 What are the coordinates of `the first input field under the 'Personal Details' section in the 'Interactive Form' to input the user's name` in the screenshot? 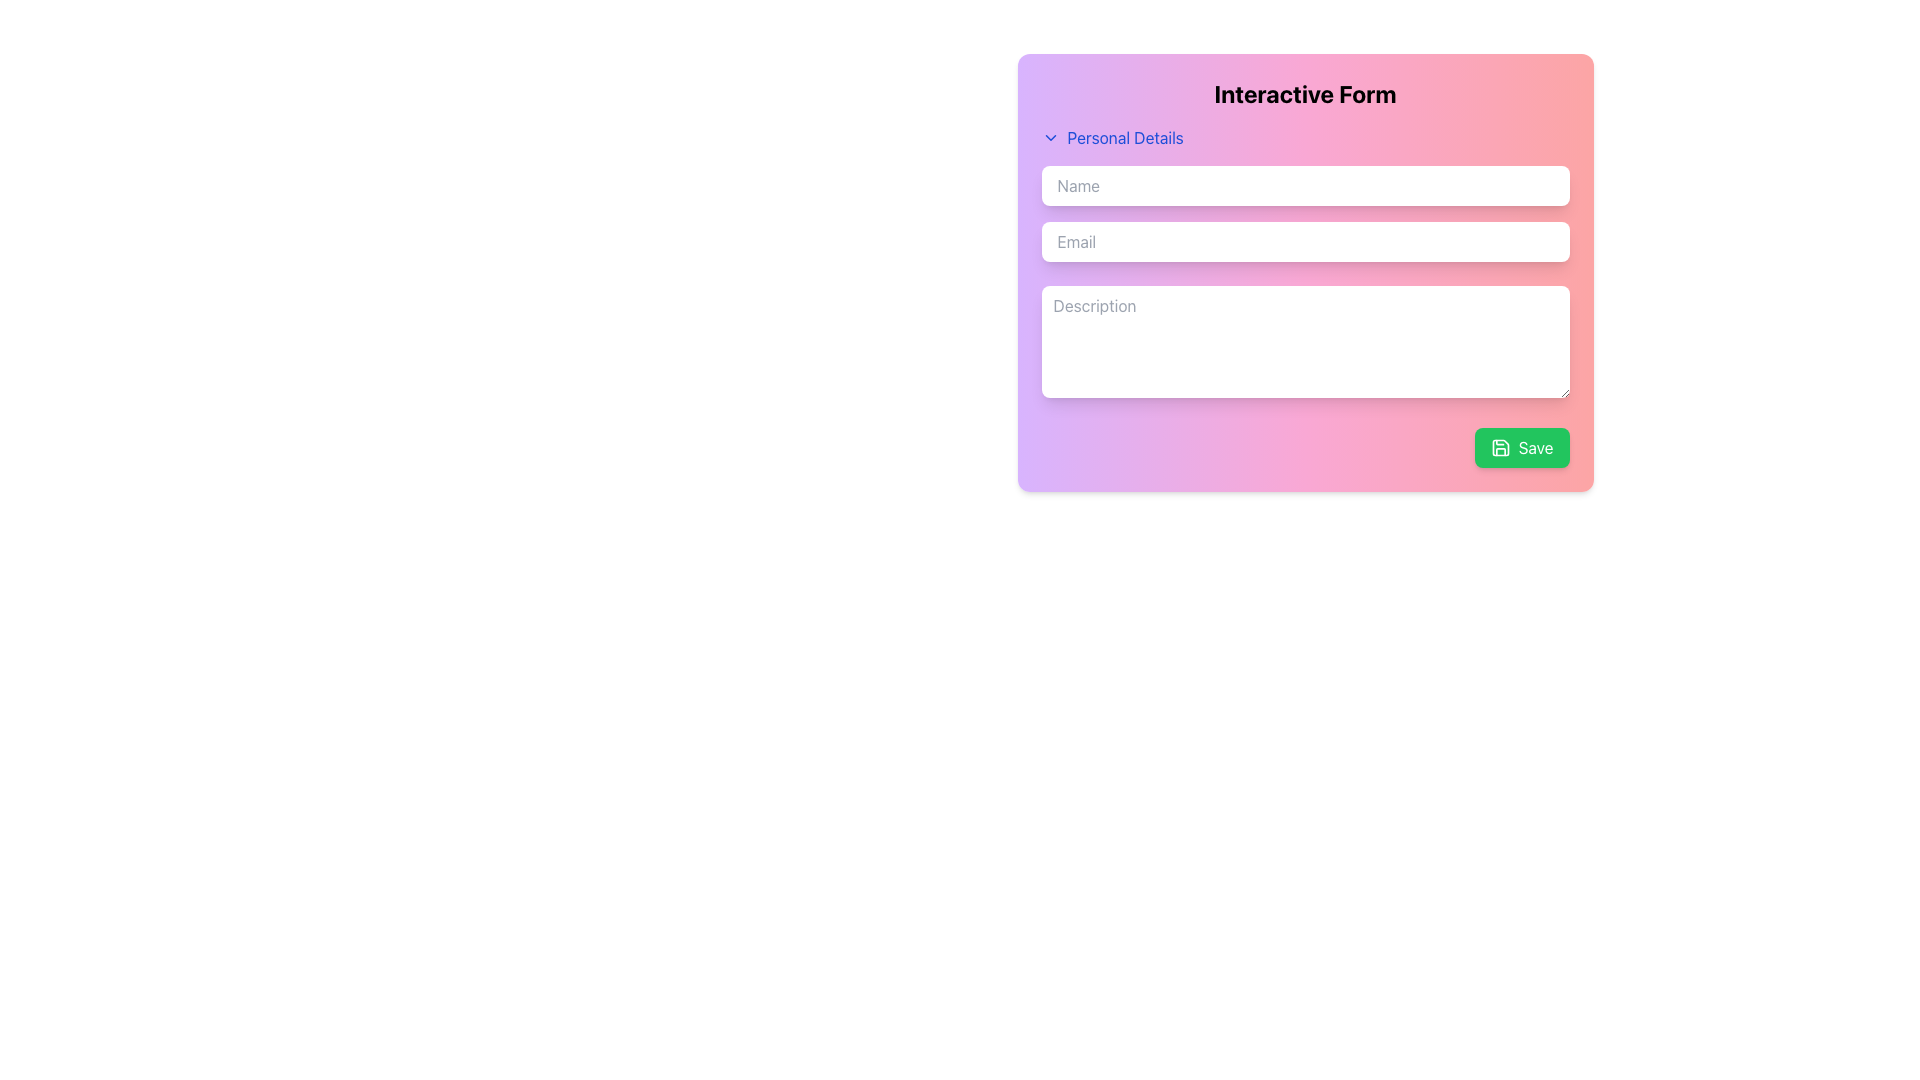 It's located at (1305, 193).